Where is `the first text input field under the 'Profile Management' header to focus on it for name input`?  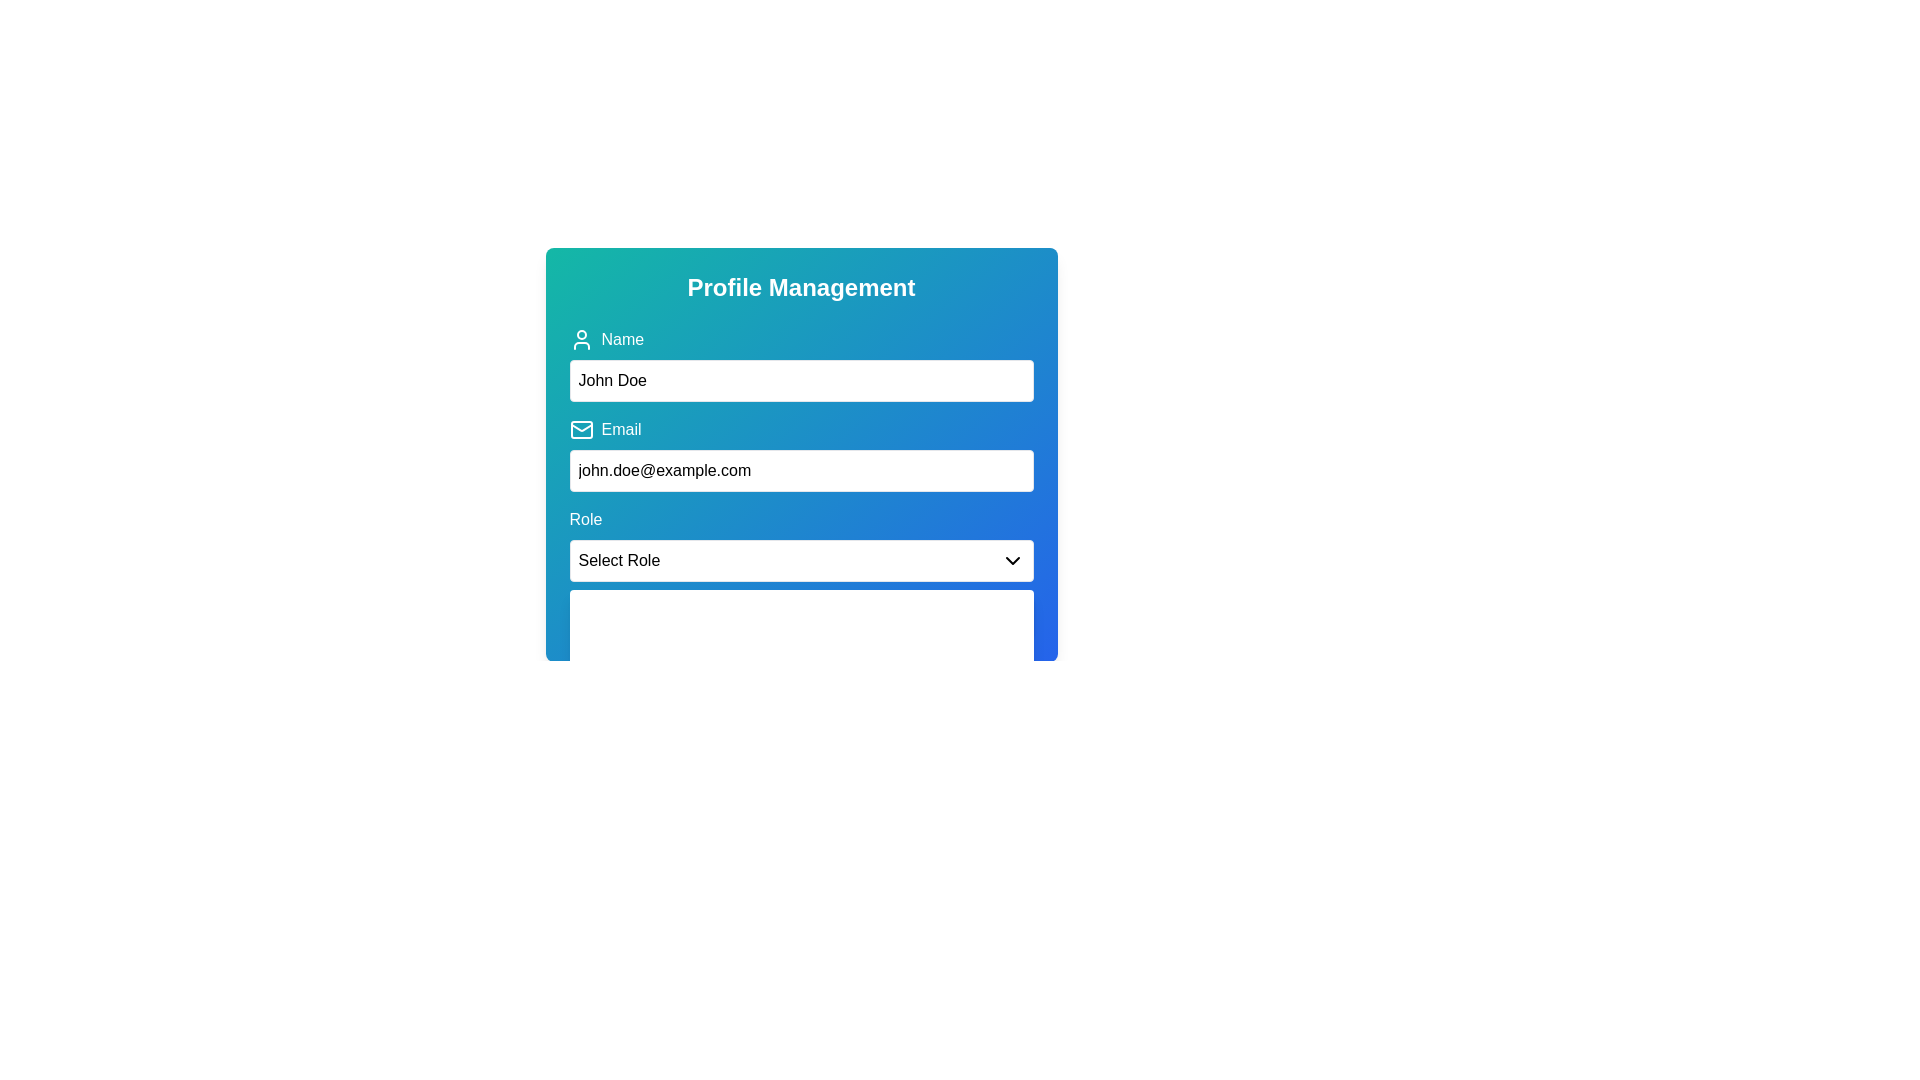
the first text input field under the 'Profile Management' header to focus on it for name input is located at coordinates (801, 365).